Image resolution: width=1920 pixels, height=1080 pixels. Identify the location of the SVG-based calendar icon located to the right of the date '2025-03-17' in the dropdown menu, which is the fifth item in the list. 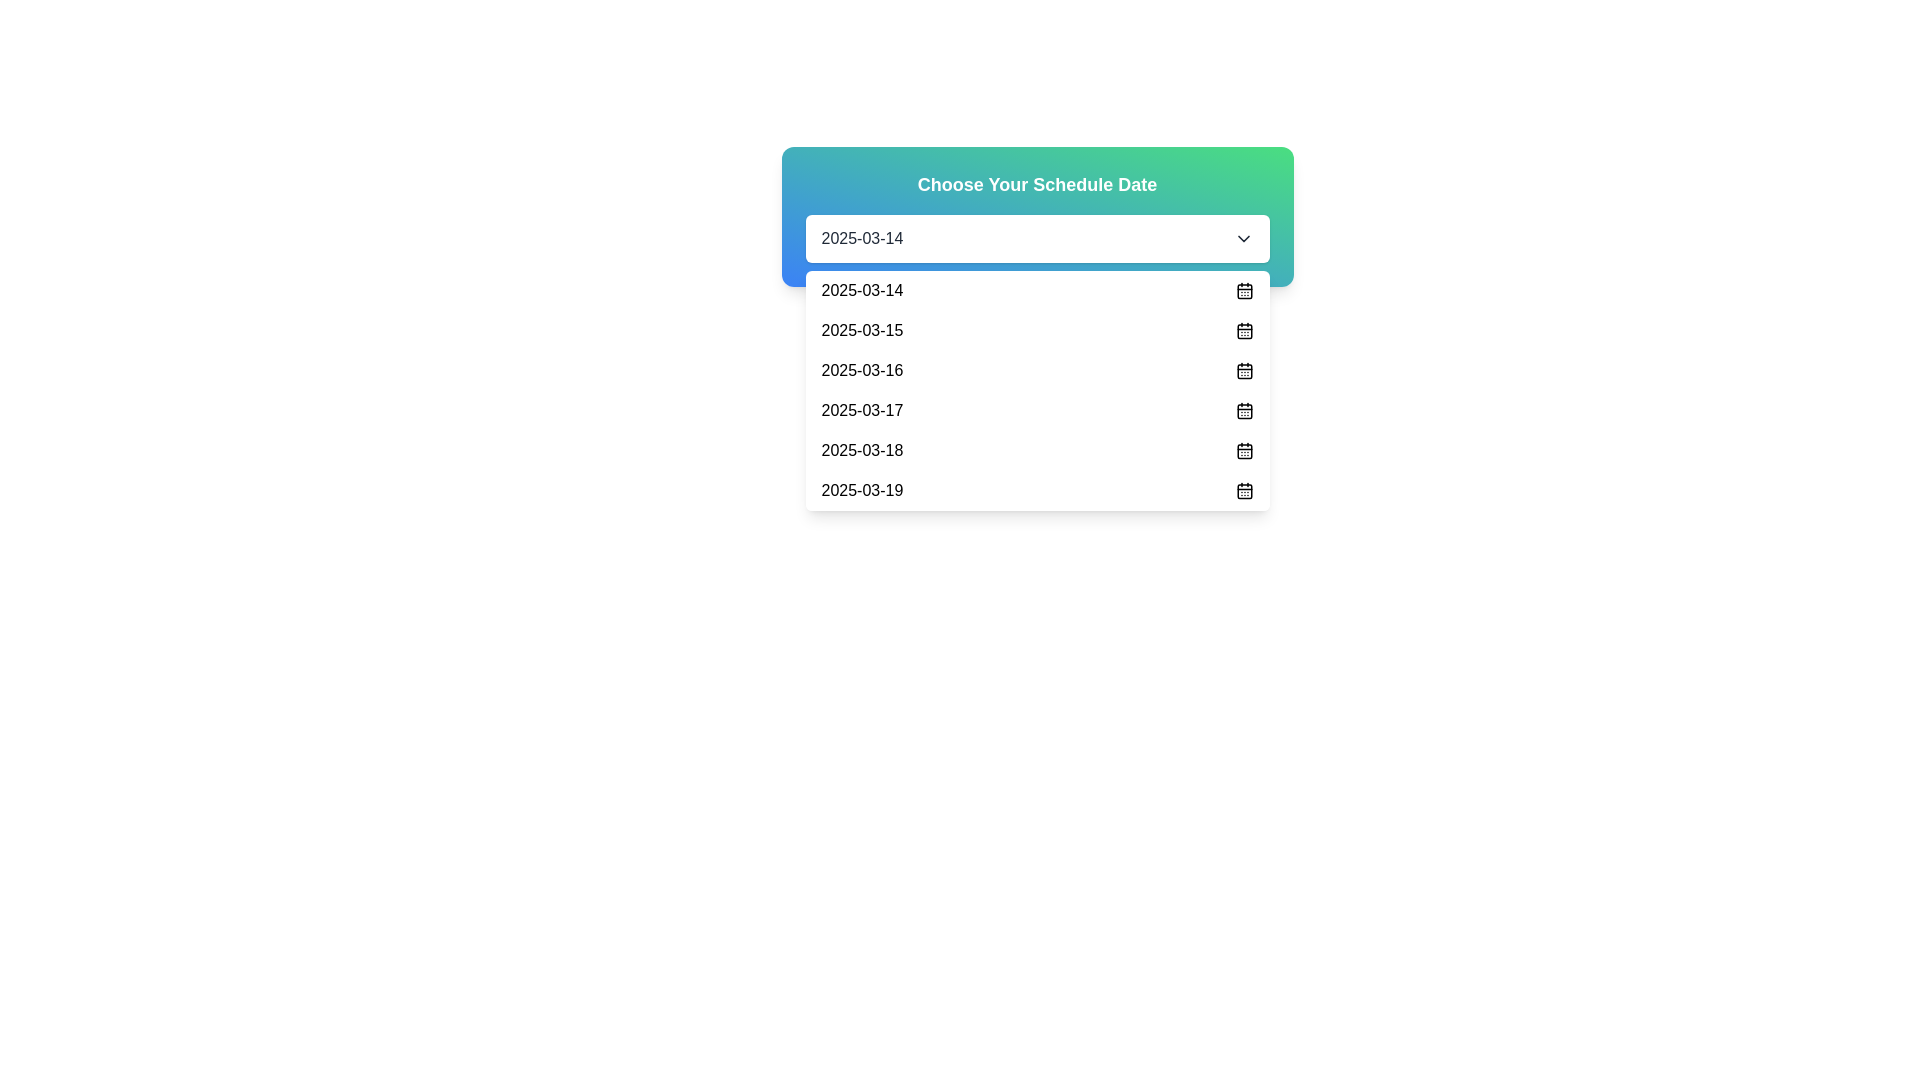
(1243, 410).